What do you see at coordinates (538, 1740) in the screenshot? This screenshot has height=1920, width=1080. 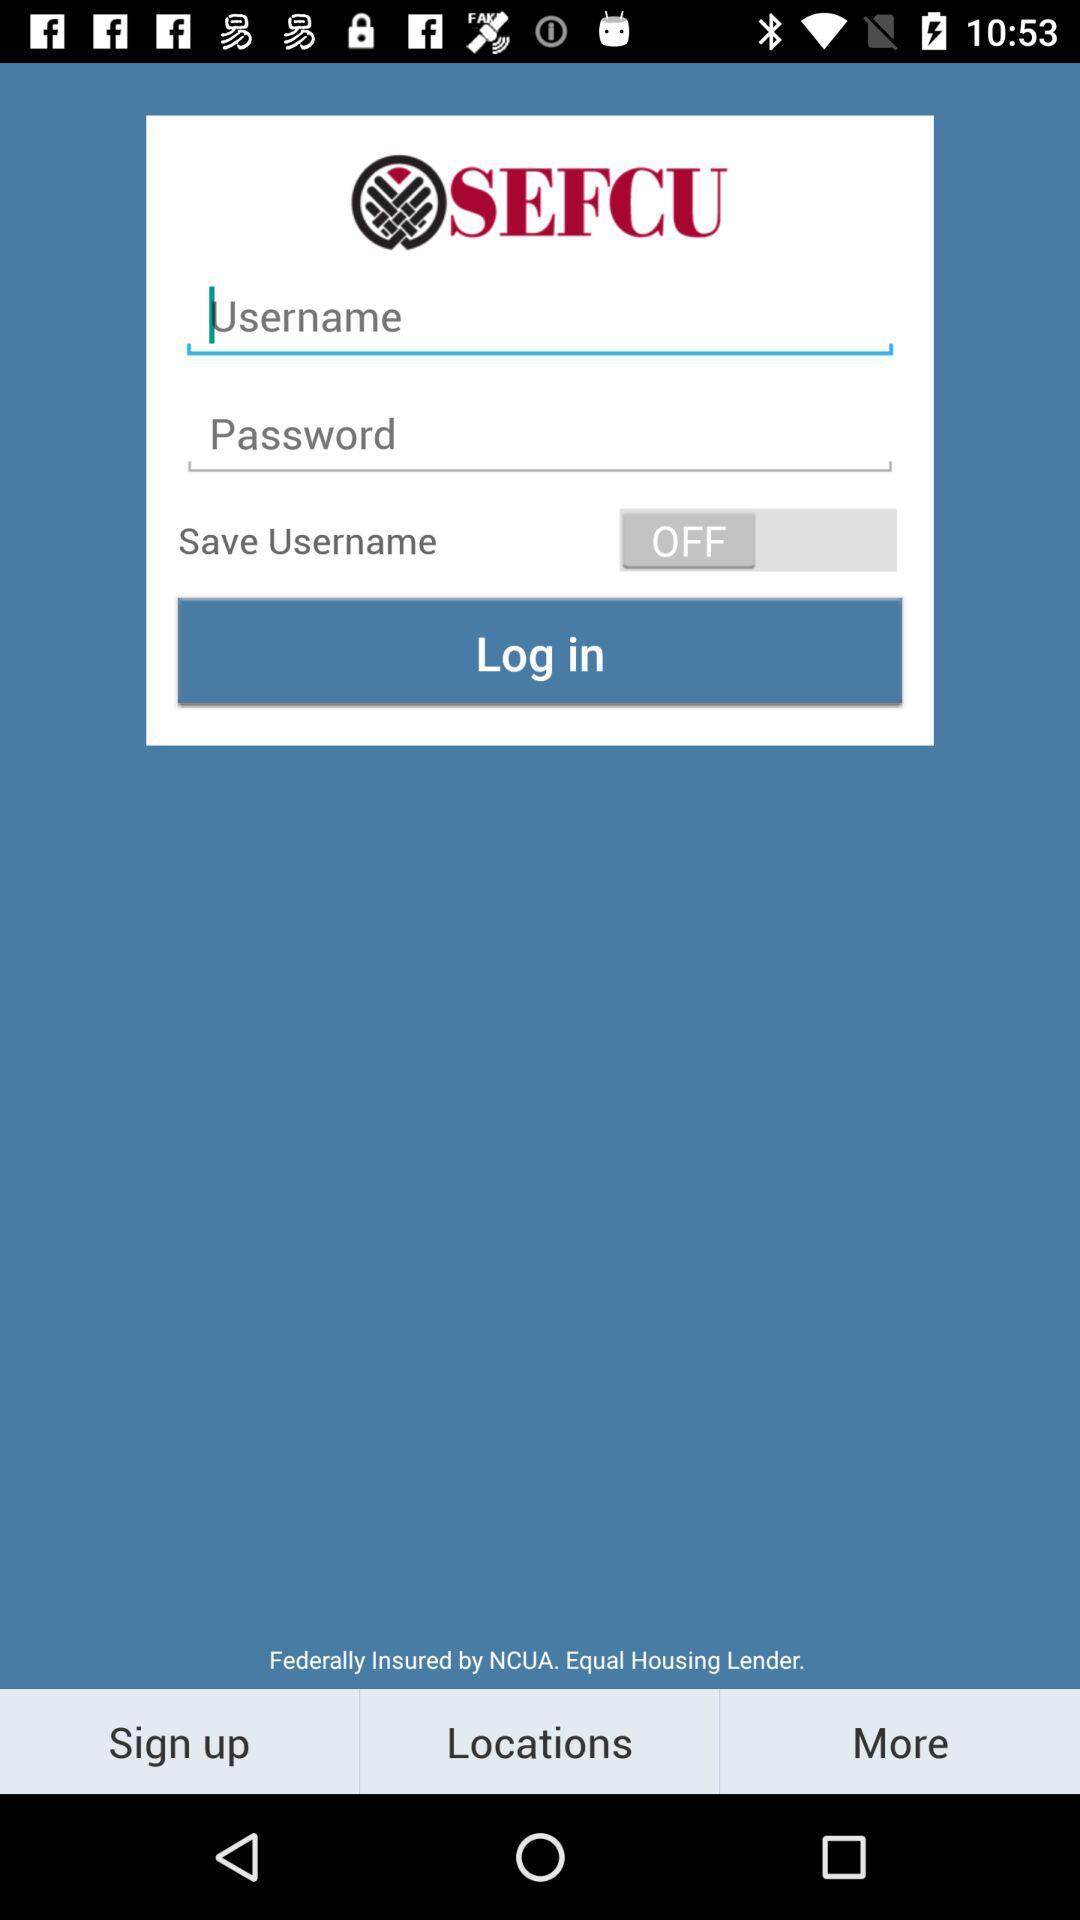 I see `the item to the right of sign up item` at bounding box center [538, 1740].